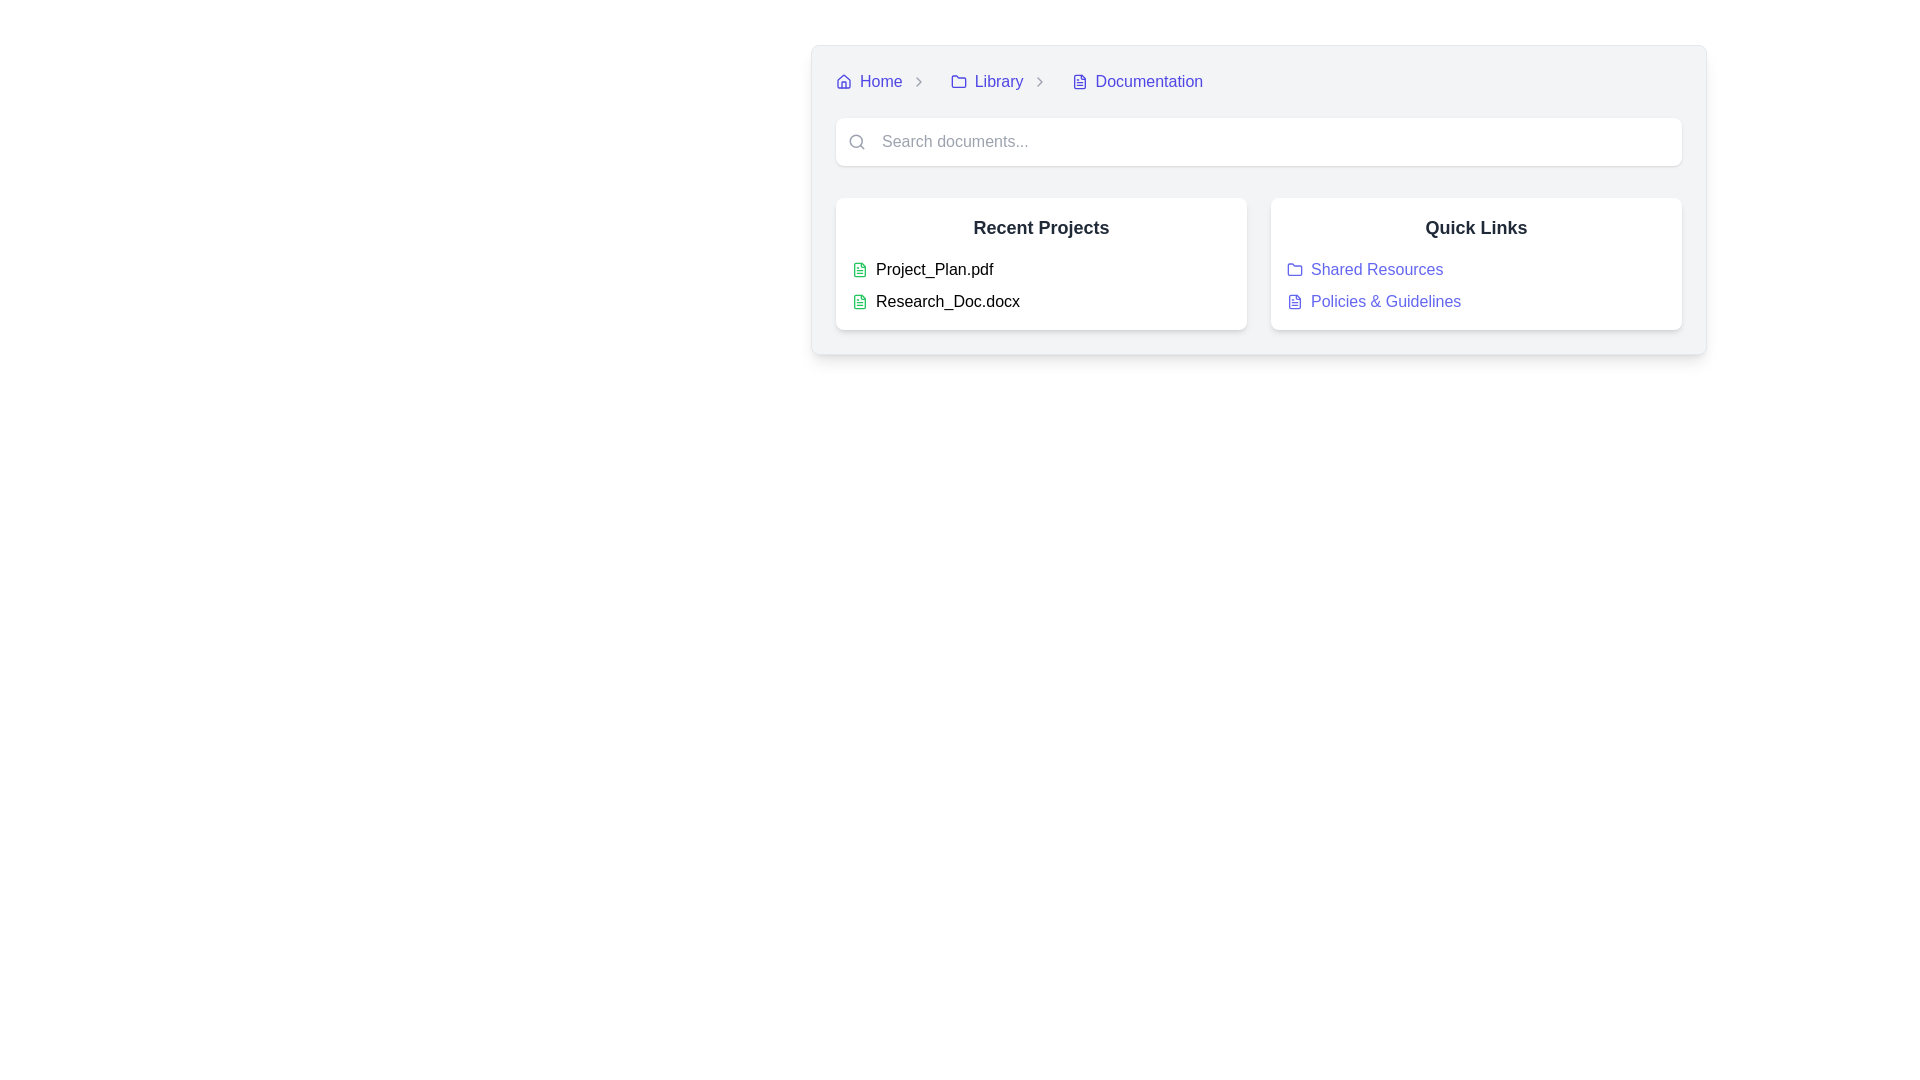 The image size is (1920, 1080). What do you see at coordinates (857, 141) in the screenshot?
I see `the small gray magnifying glass icon located at the left end of the search bar` at bounding box center [857, 141].